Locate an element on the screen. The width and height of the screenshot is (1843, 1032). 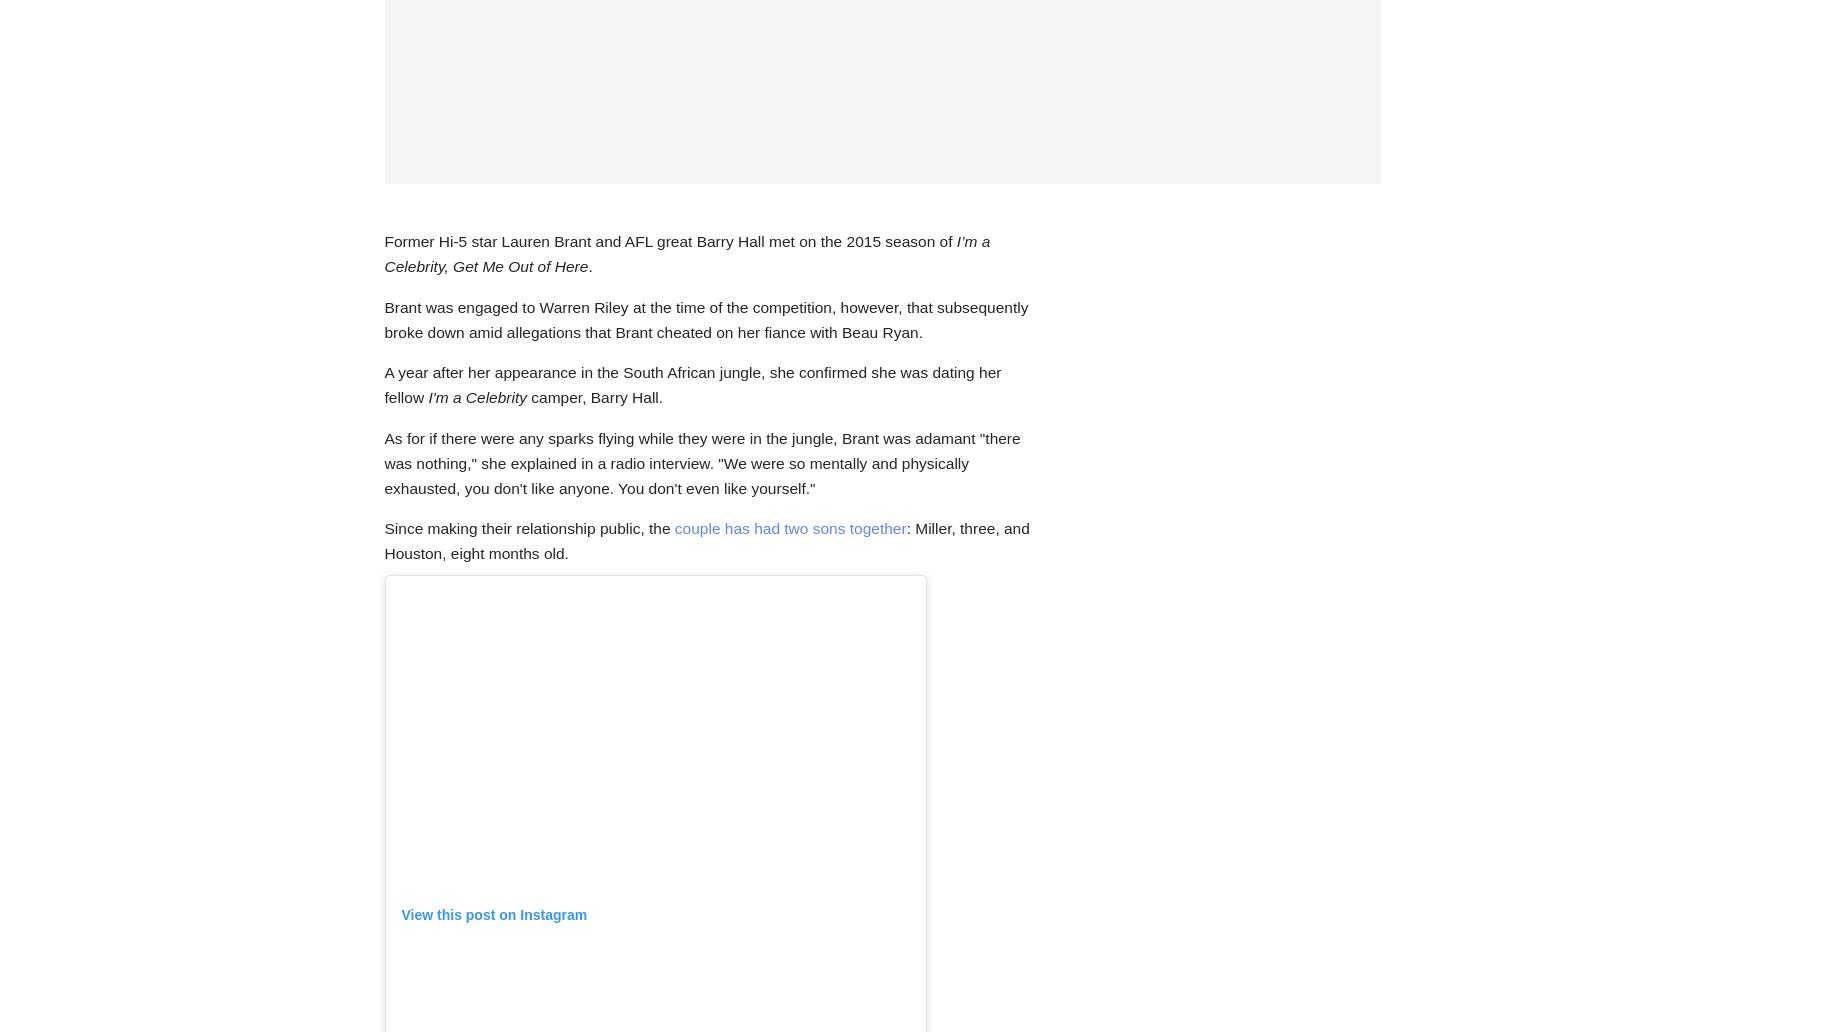
'I'm a Celebrity' is located at coordinates (479, 396).